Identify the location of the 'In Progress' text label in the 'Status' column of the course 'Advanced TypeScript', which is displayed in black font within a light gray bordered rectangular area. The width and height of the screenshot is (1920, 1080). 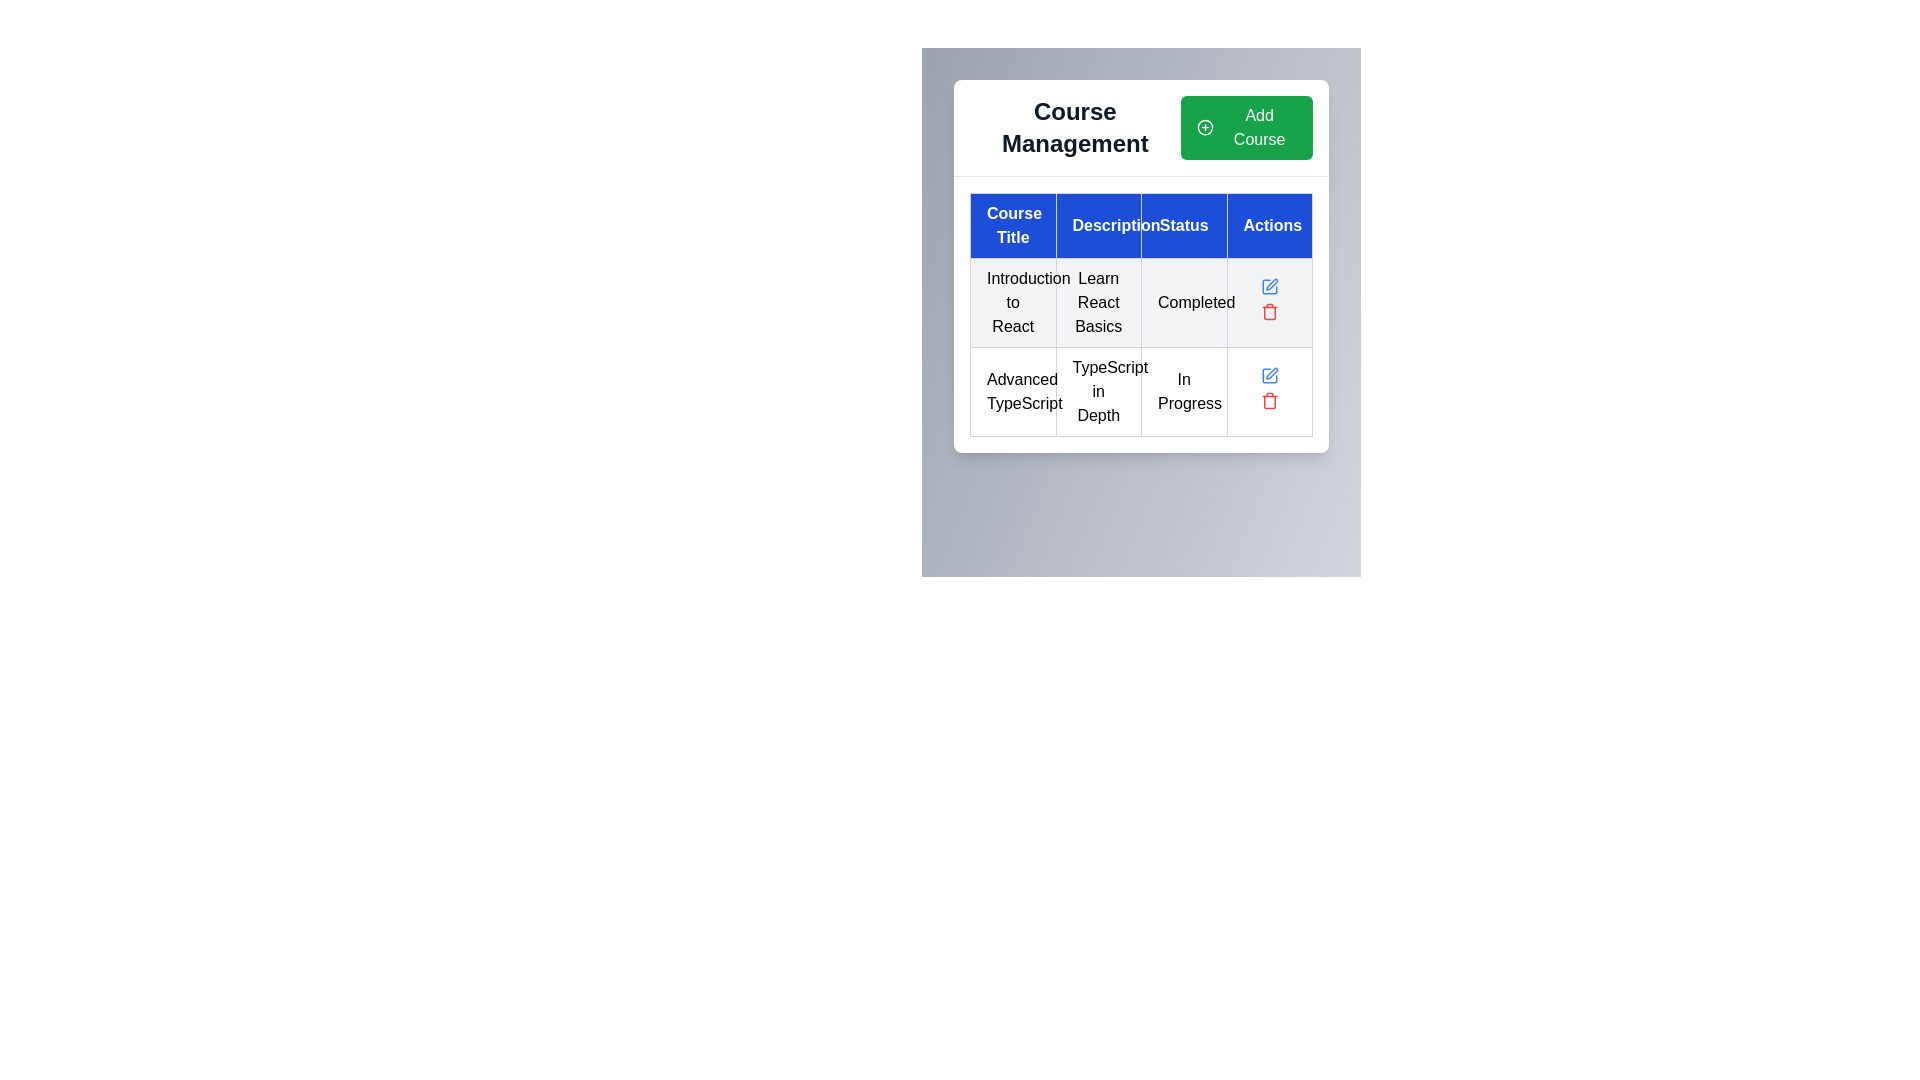
(1184, 392).